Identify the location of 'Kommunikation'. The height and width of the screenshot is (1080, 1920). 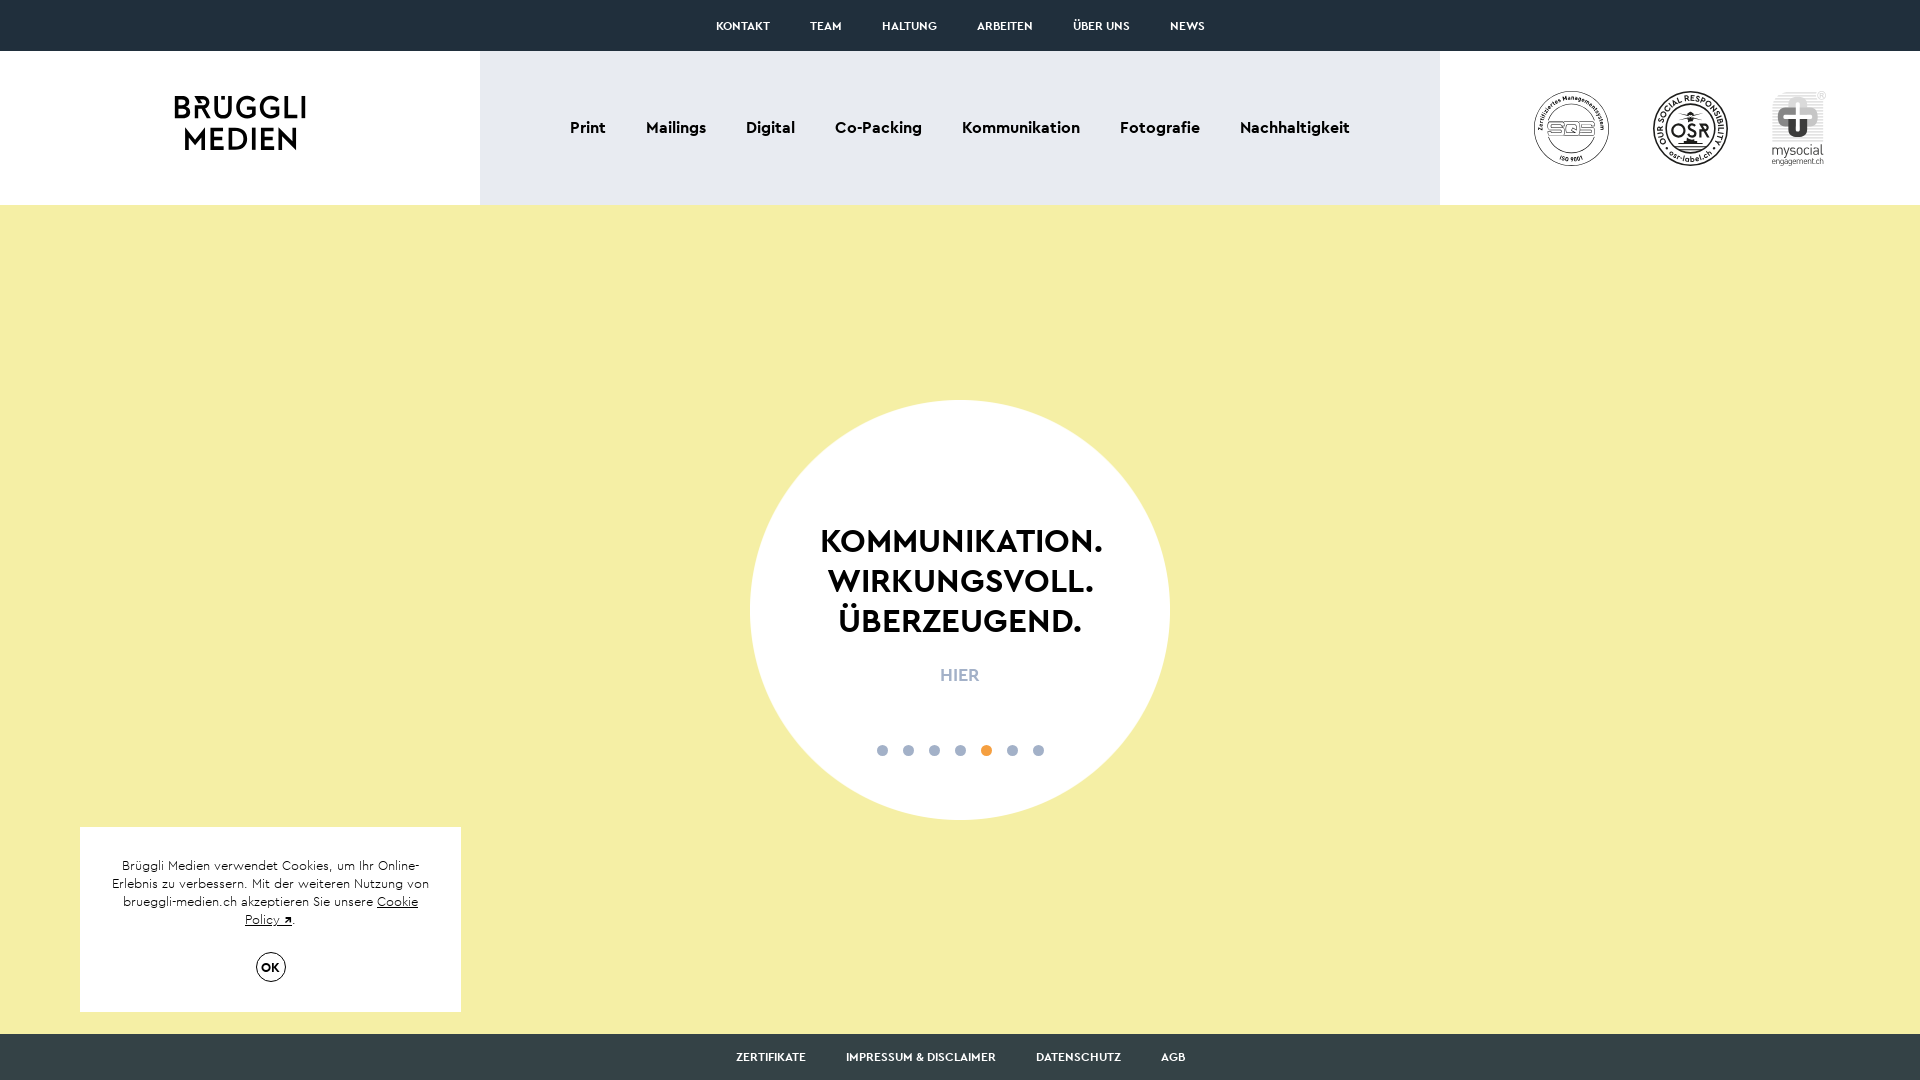
(1021, 127).